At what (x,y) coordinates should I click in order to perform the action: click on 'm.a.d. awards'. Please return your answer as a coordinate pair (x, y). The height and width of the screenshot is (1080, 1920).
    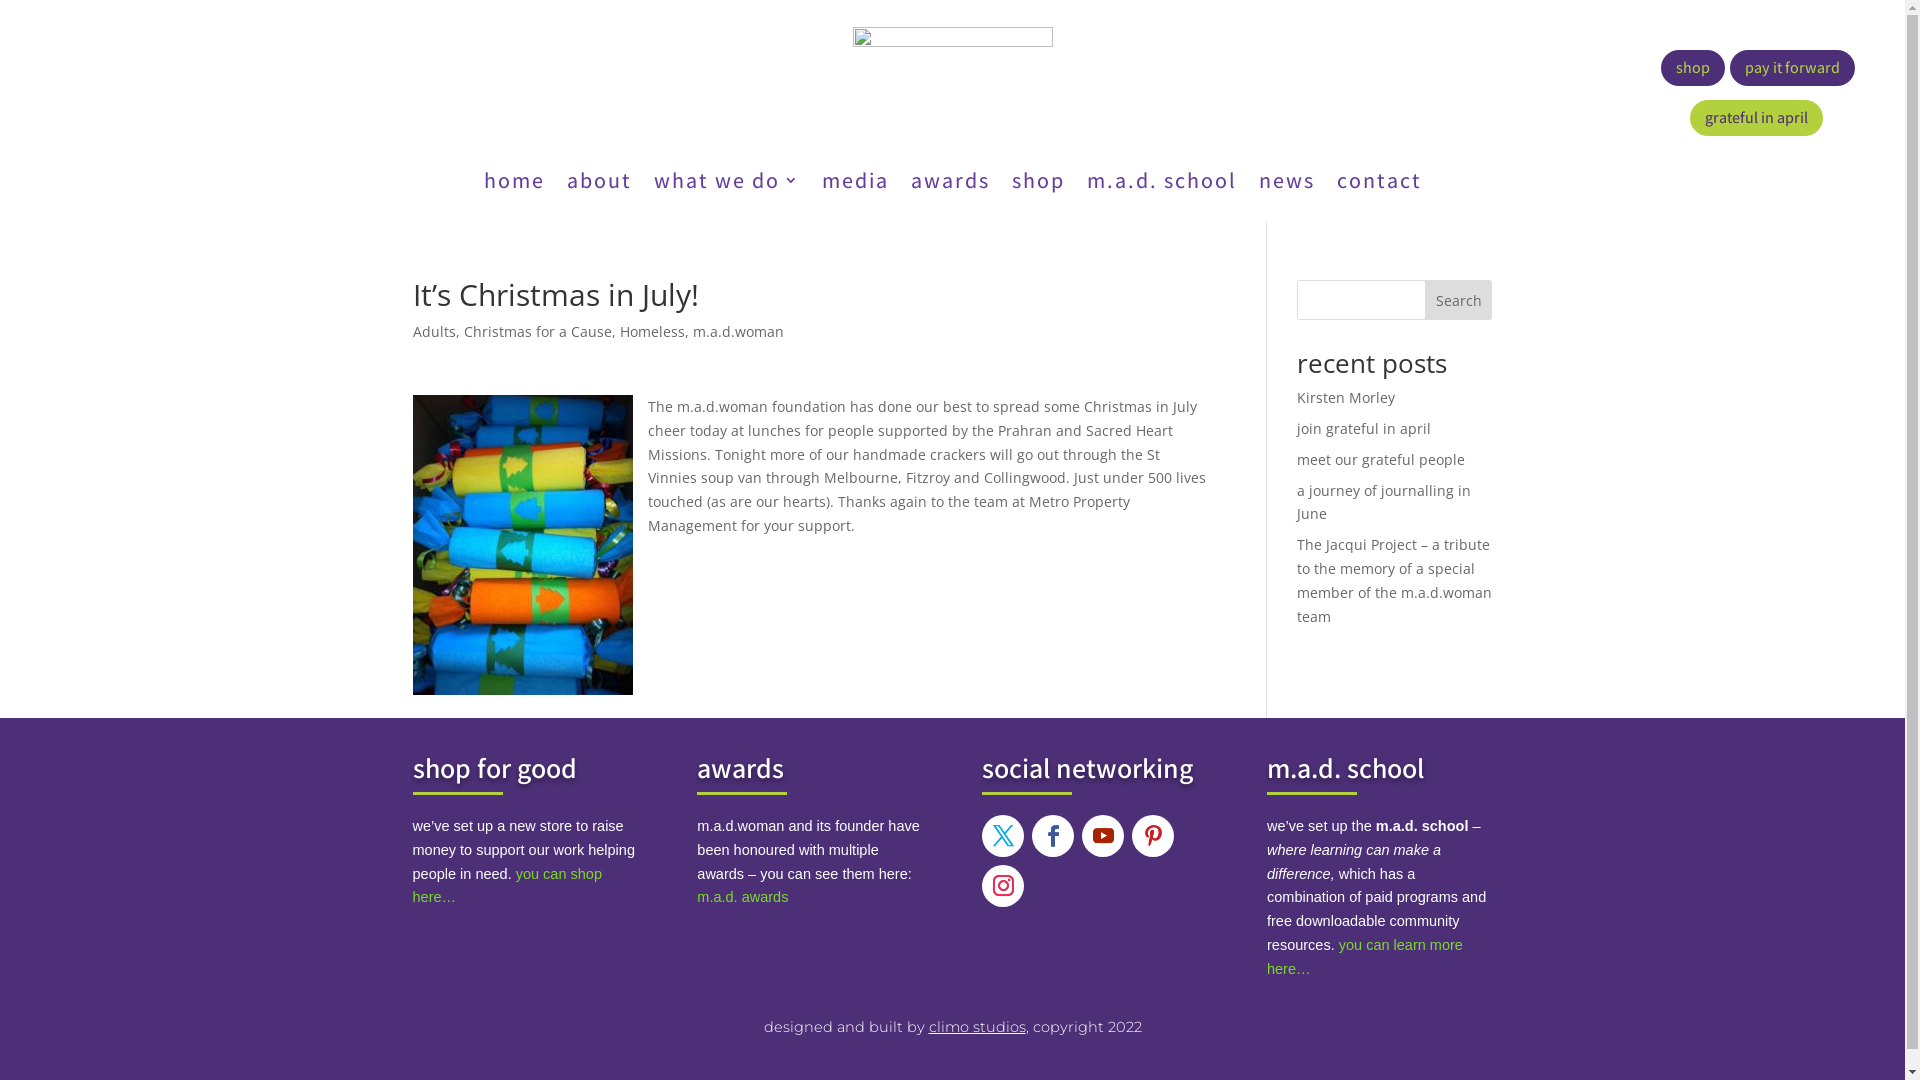
    Looking at the image, I should click on (741, 896).